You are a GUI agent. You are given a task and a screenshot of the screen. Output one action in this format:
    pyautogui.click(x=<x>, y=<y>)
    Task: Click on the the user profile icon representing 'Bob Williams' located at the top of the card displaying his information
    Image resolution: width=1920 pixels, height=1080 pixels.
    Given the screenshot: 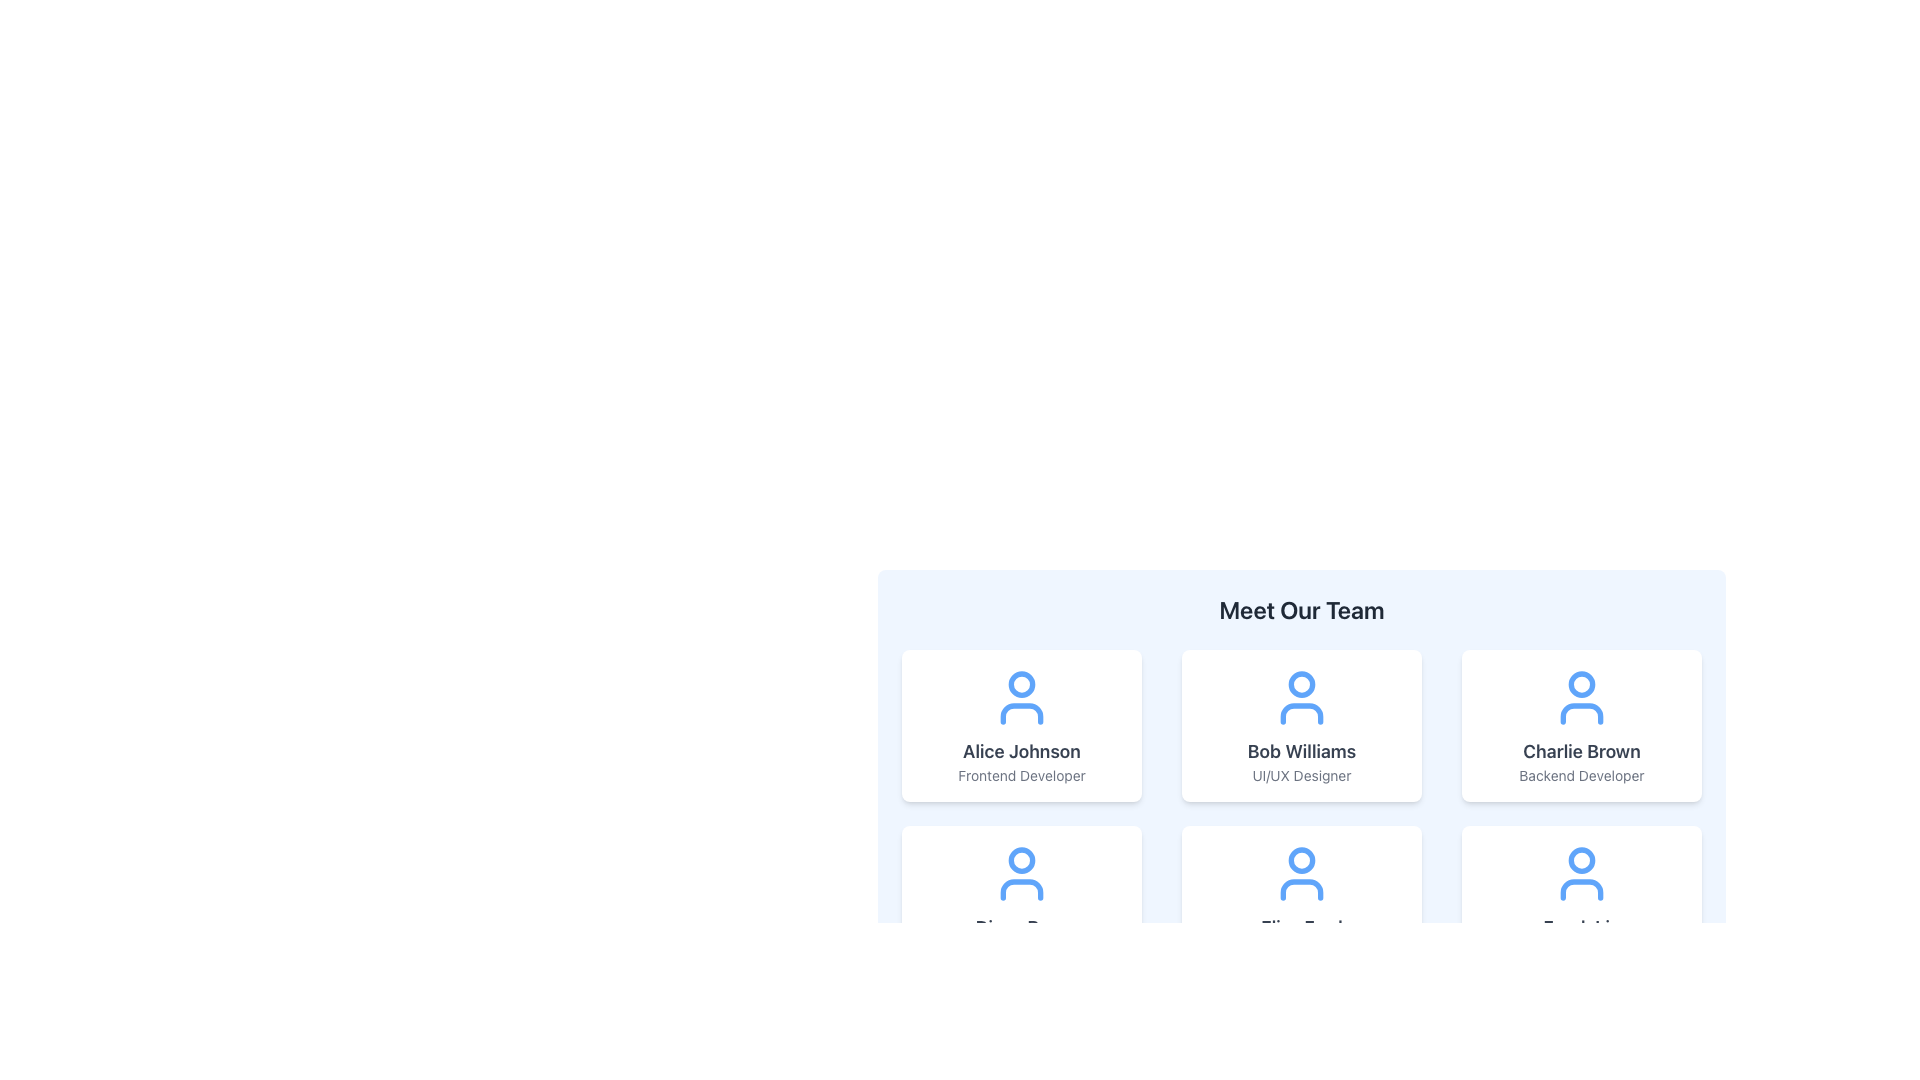 What is the action you would take?
    pyautogui.click(x=1301, y=697)
    